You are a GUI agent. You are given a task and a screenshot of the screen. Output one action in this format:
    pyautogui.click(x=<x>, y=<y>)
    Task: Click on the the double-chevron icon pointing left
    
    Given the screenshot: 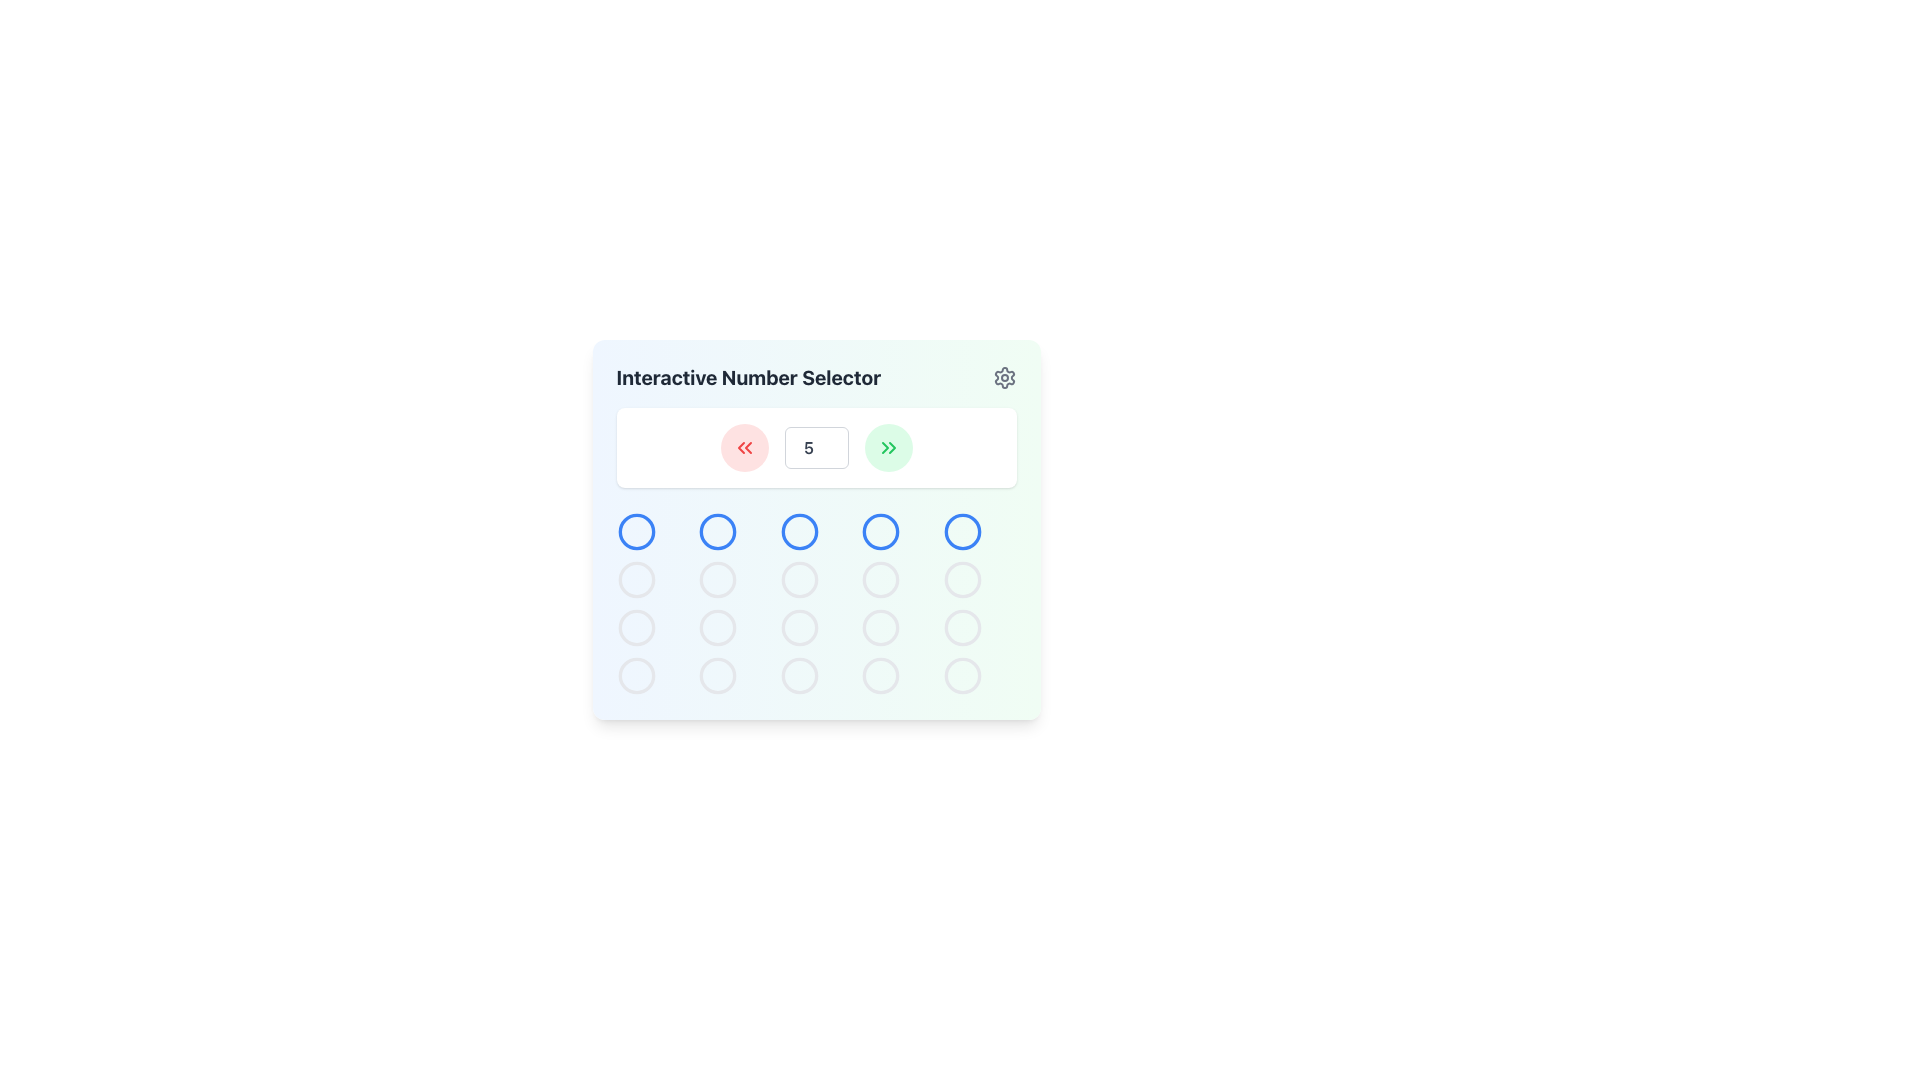 What is the action you would take?
    pyautogui.click(x=743, y=446)
    